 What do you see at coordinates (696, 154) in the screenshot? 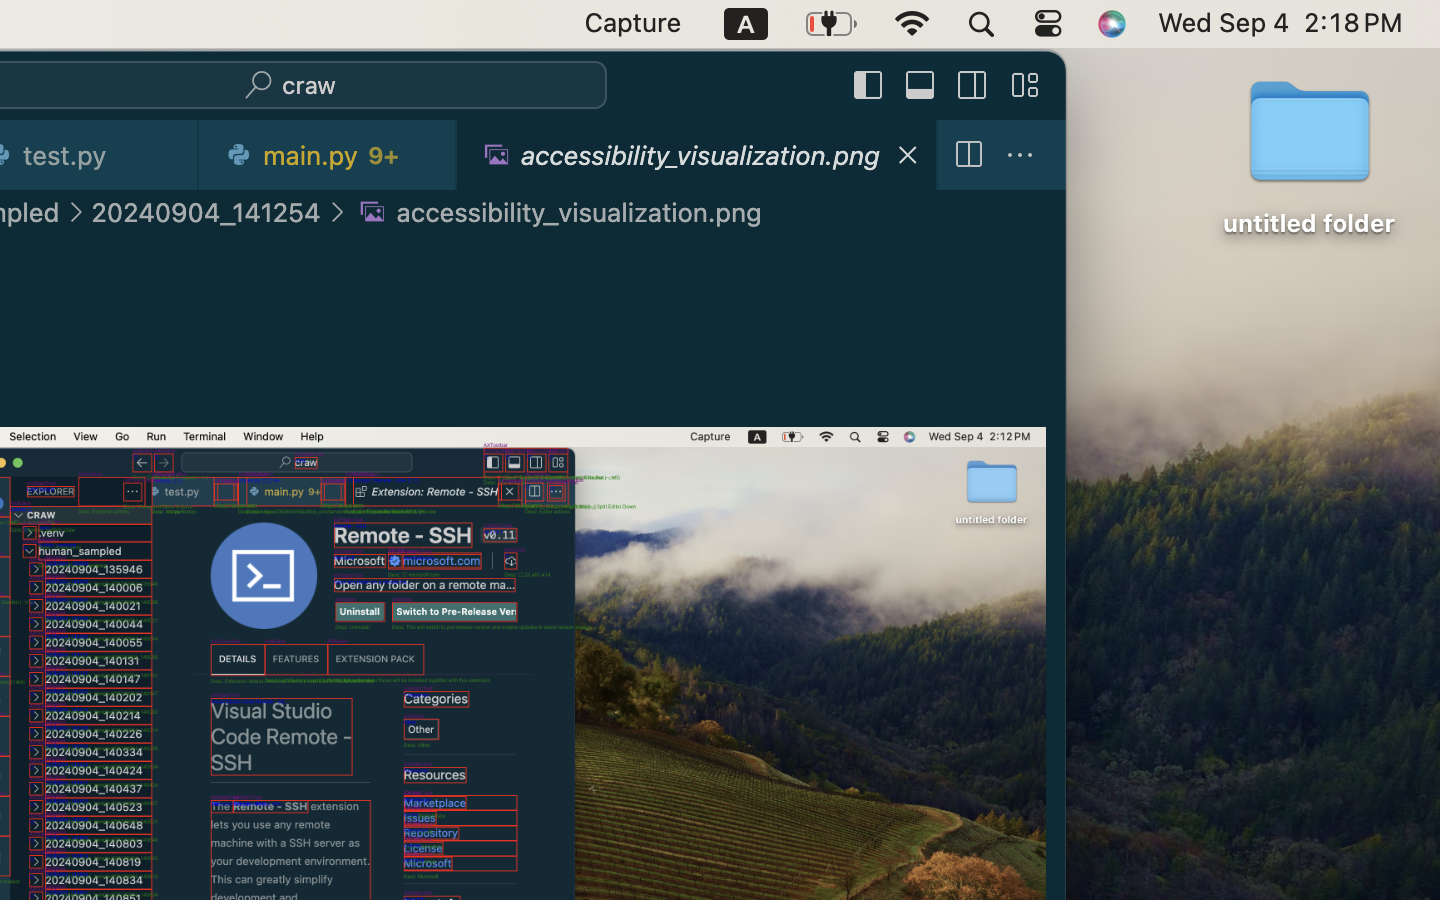
I see `'1 accessibility_visualization.png  '` at bounding box center [696, 154].